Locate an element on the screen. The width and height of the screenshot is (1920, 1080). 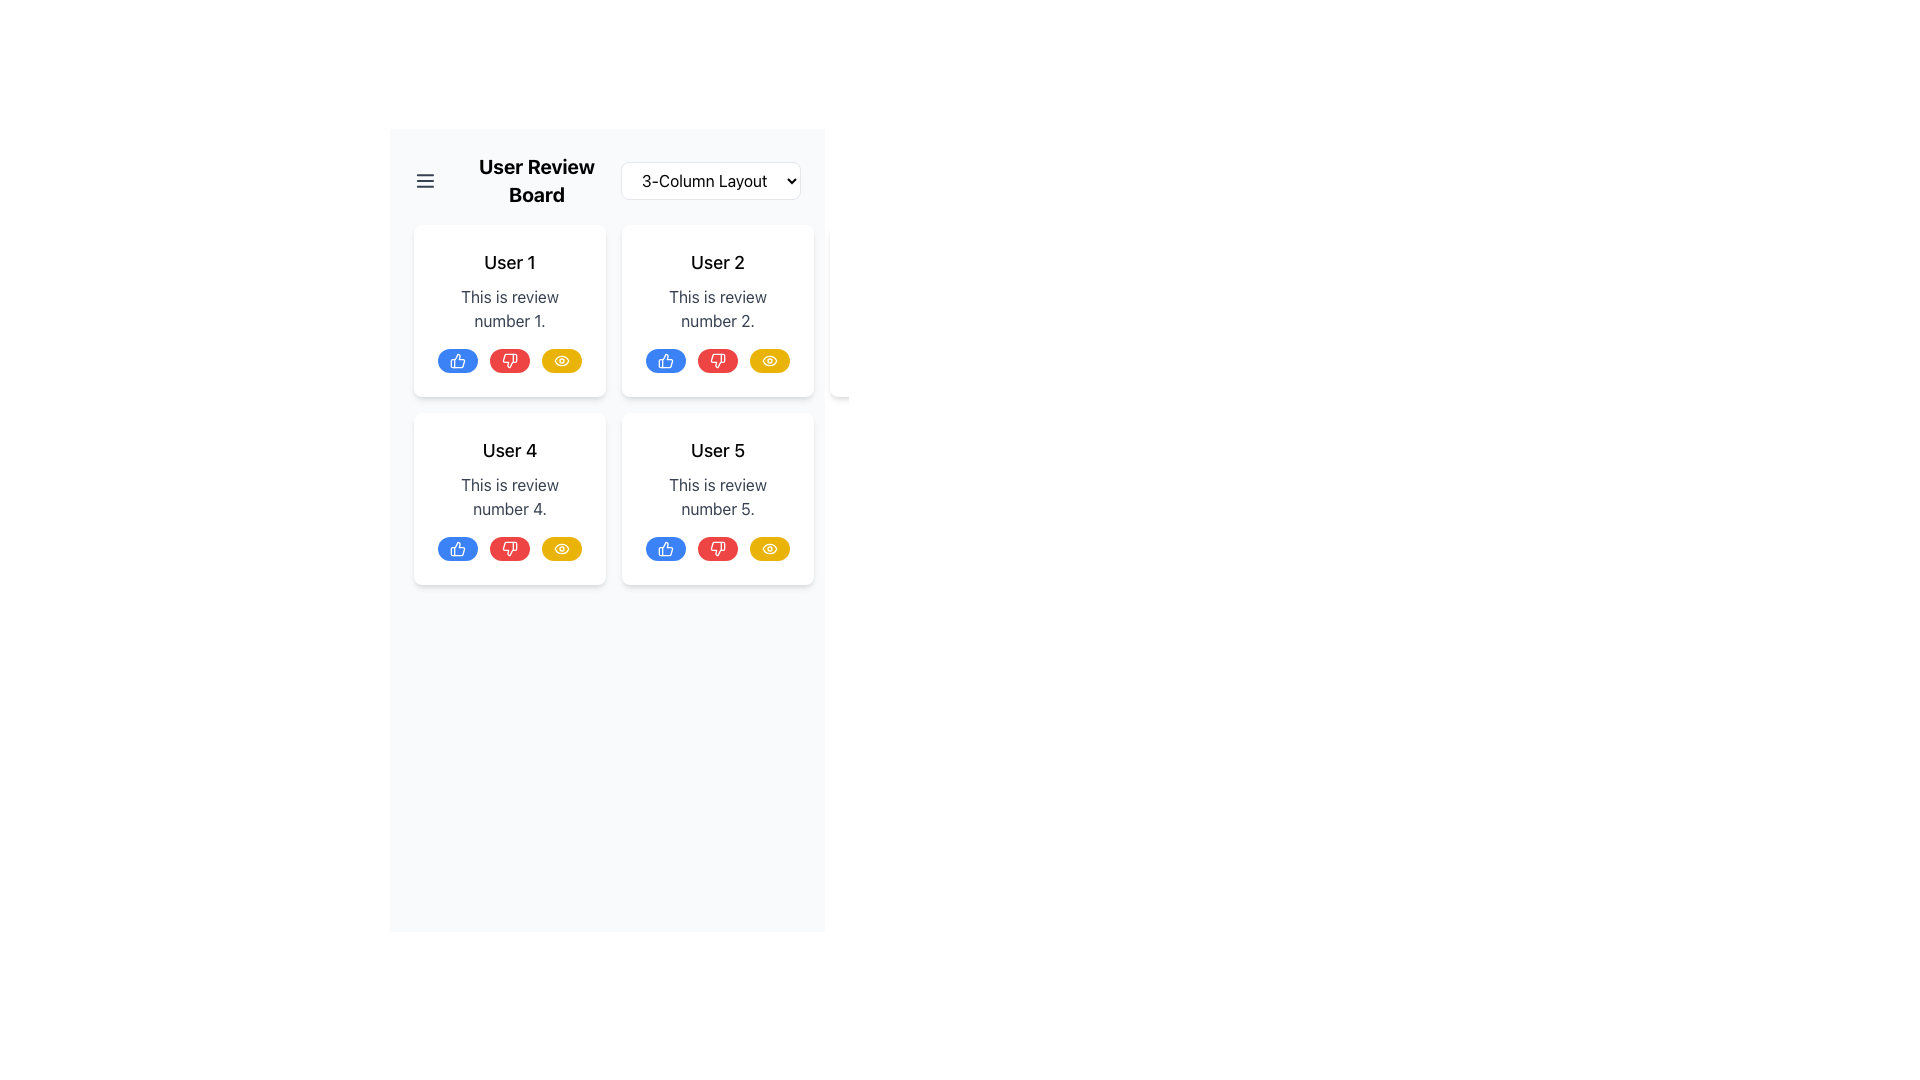
the circular button with a bright yellow background and a white eye icon located in the bottom-right corner of the 'User 5' card is located at coordinates (768, 548).